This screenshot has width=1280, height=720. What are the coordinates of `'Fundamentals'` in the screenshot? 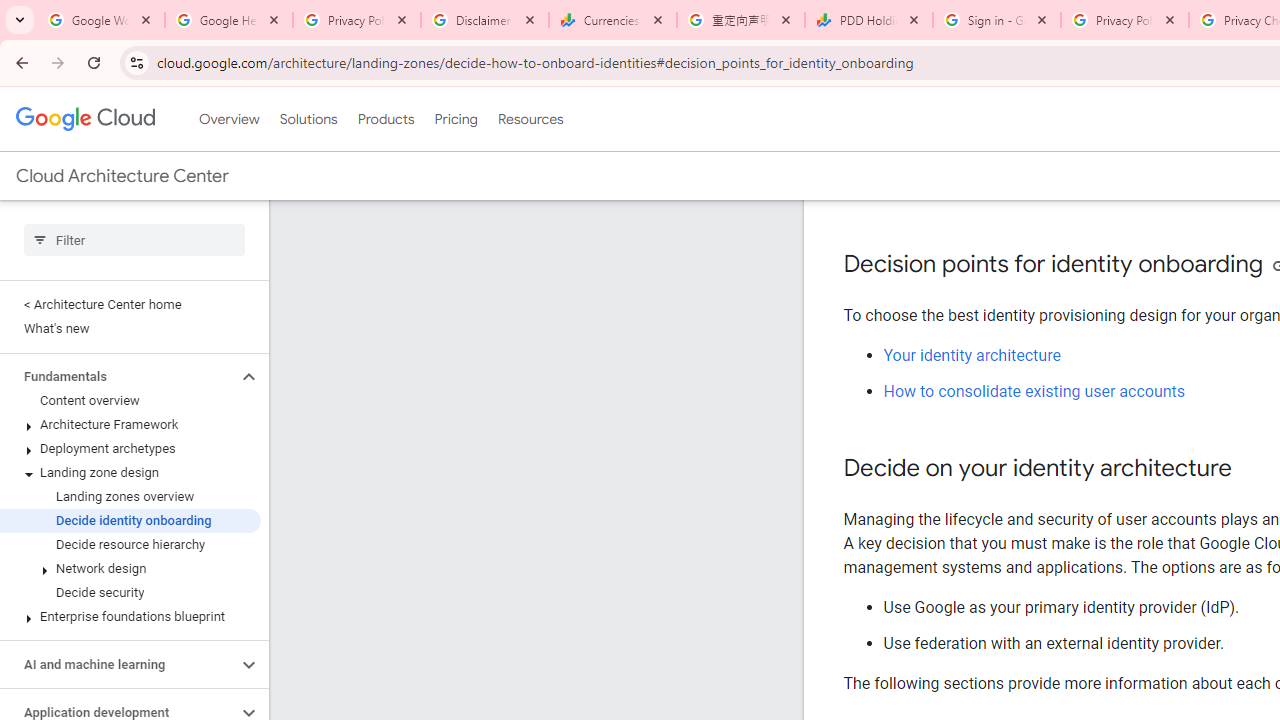 It's located at (117, 376).